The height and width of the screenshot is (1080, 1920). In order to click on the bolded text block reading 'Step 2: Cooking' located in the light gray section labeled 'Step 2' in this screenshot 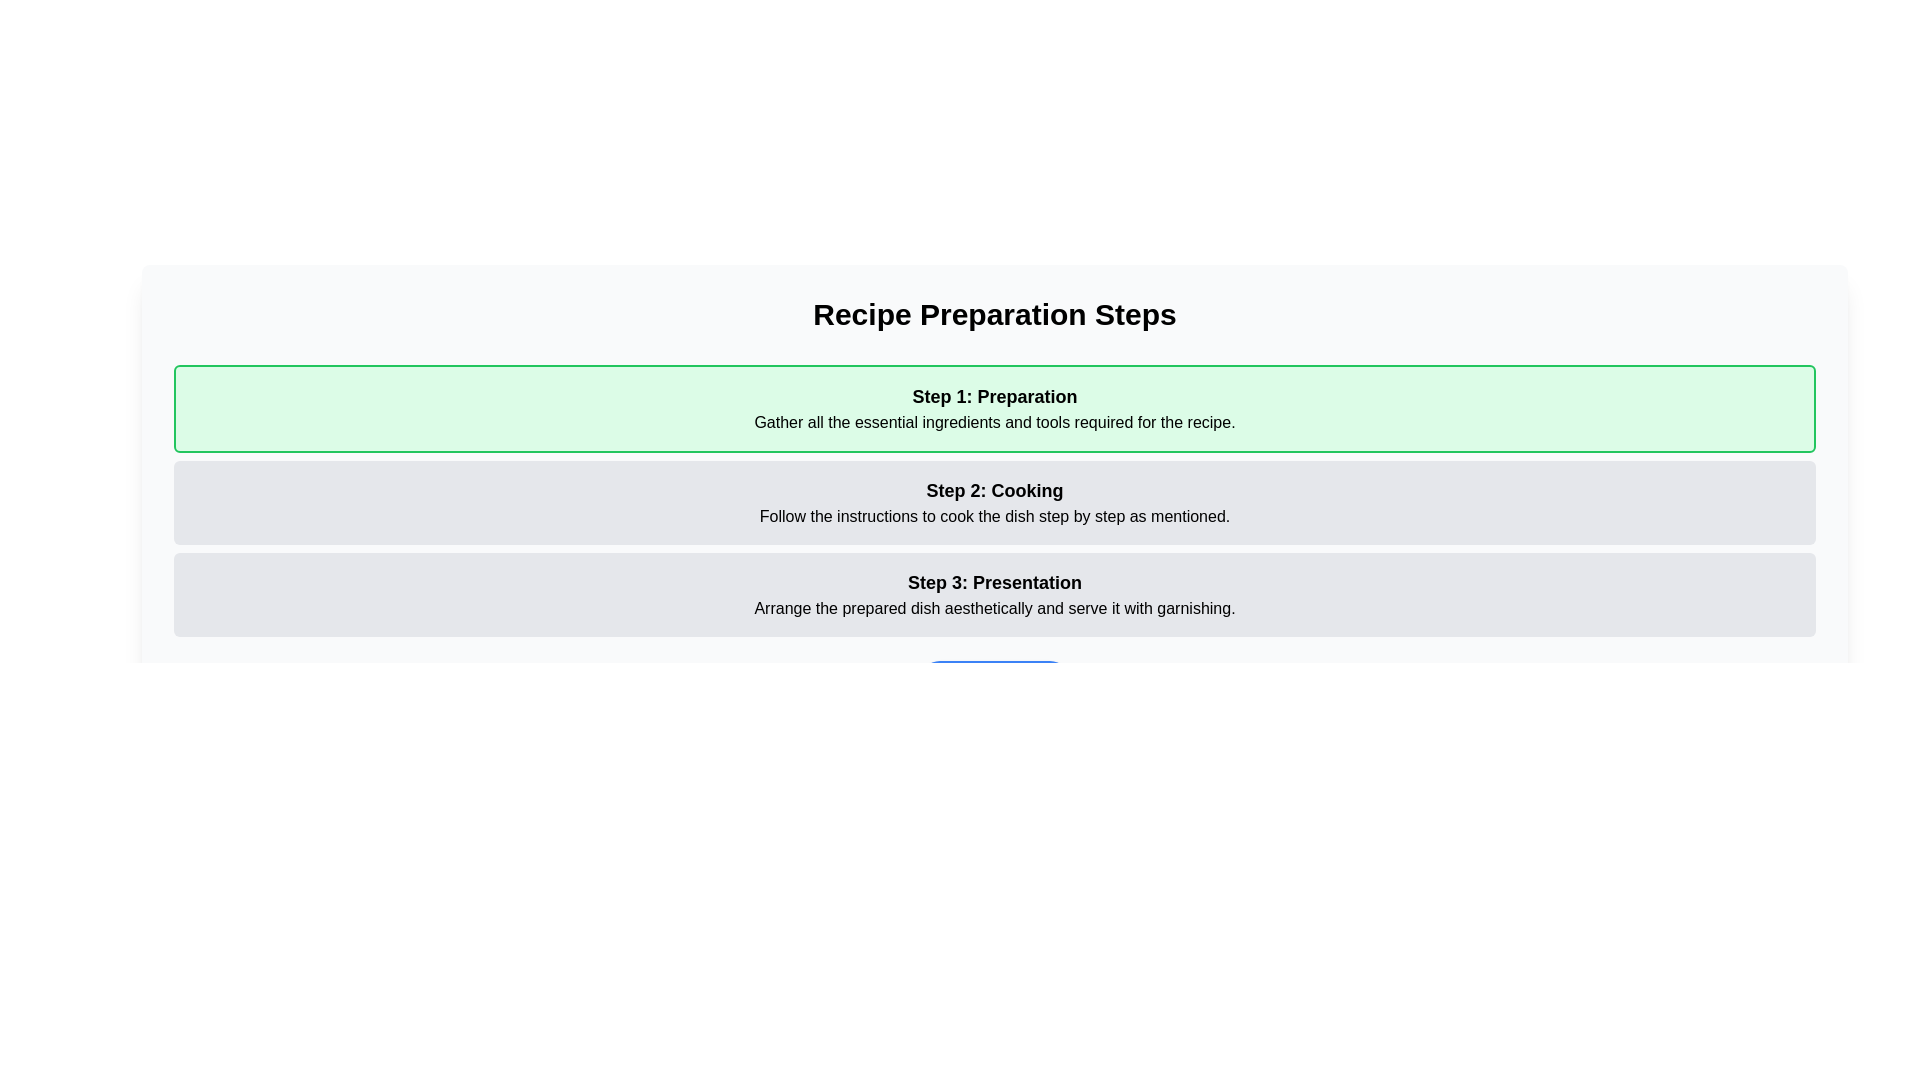, I will do `click(994, 490)`.